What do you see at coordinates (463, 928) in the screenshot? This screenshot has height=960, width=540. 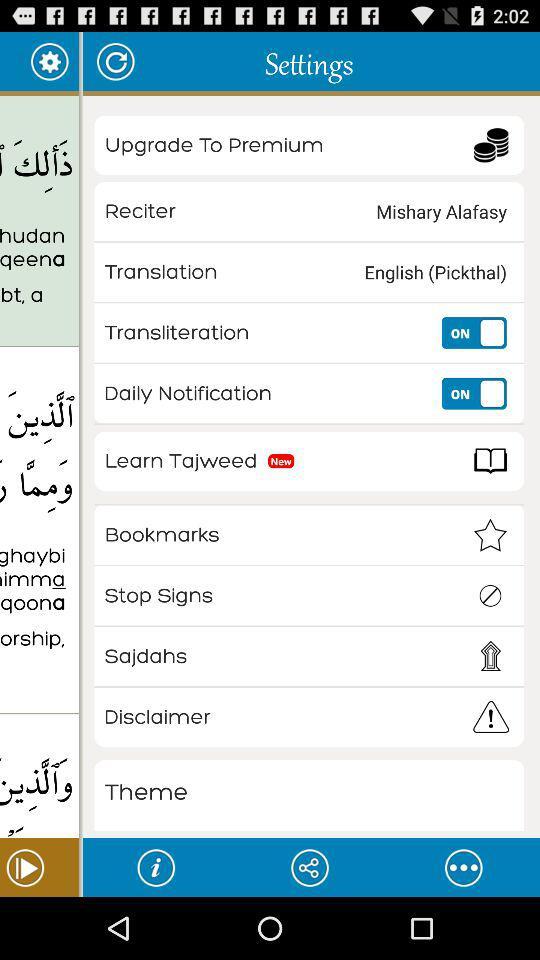 I see `the microphone icon` at bounding box center [463, 928].